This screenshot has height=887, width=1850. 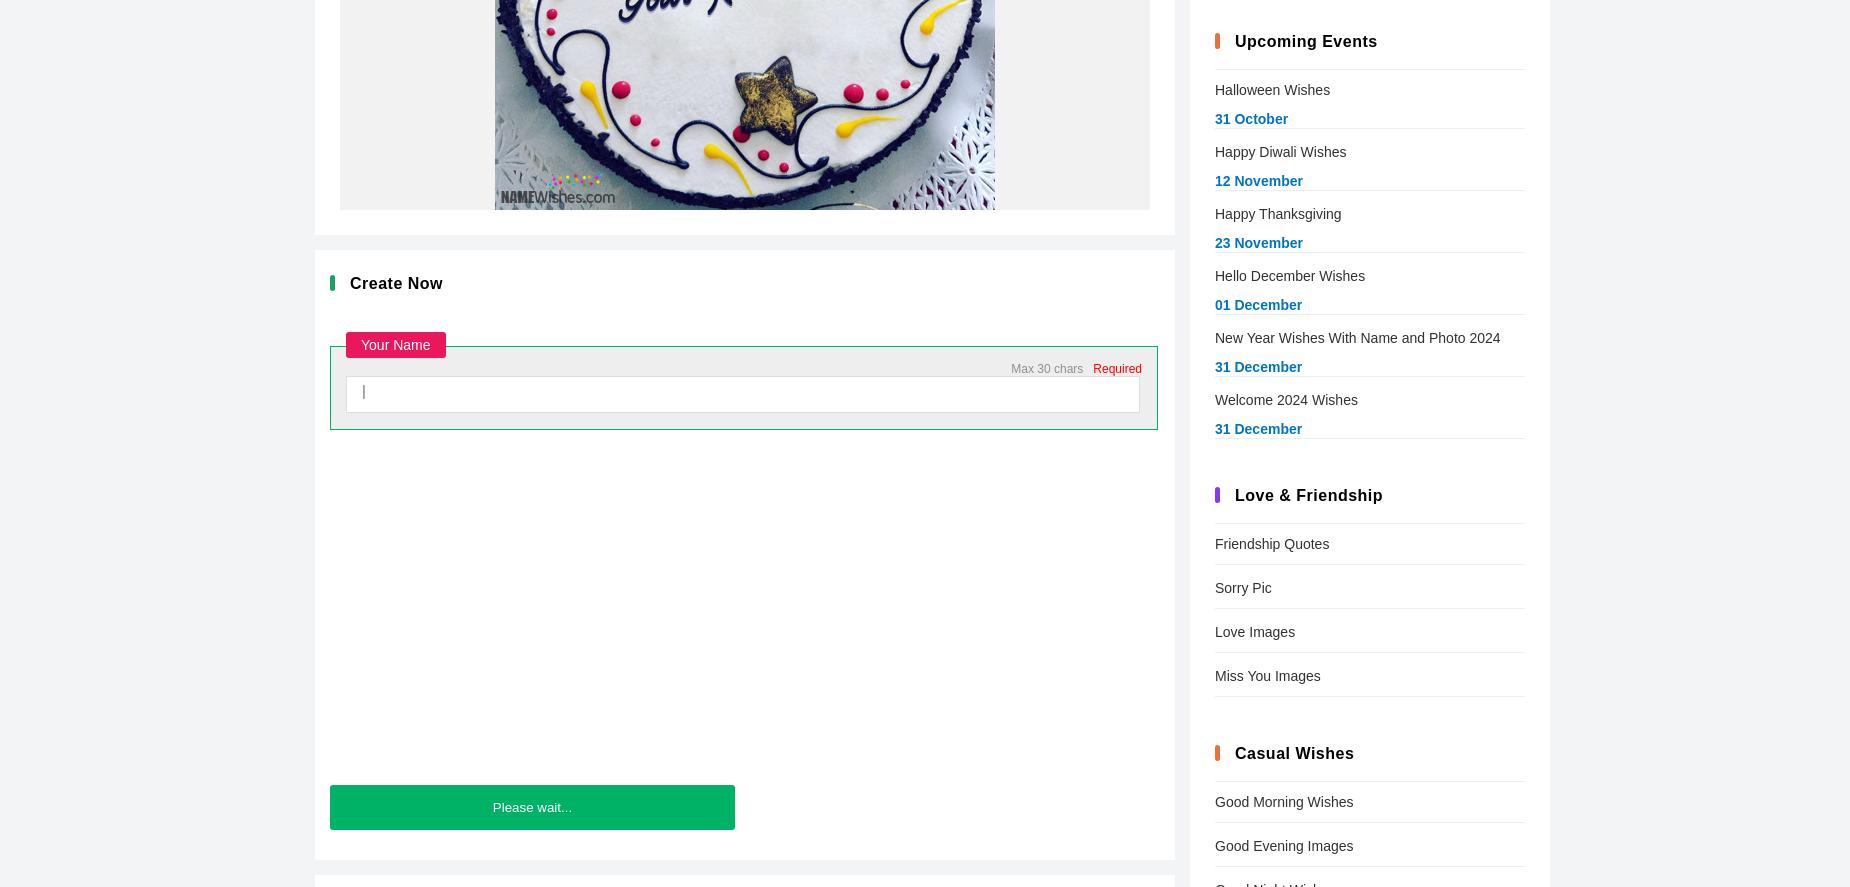 I want to click on '12 November', so click(x=1257, y=180).